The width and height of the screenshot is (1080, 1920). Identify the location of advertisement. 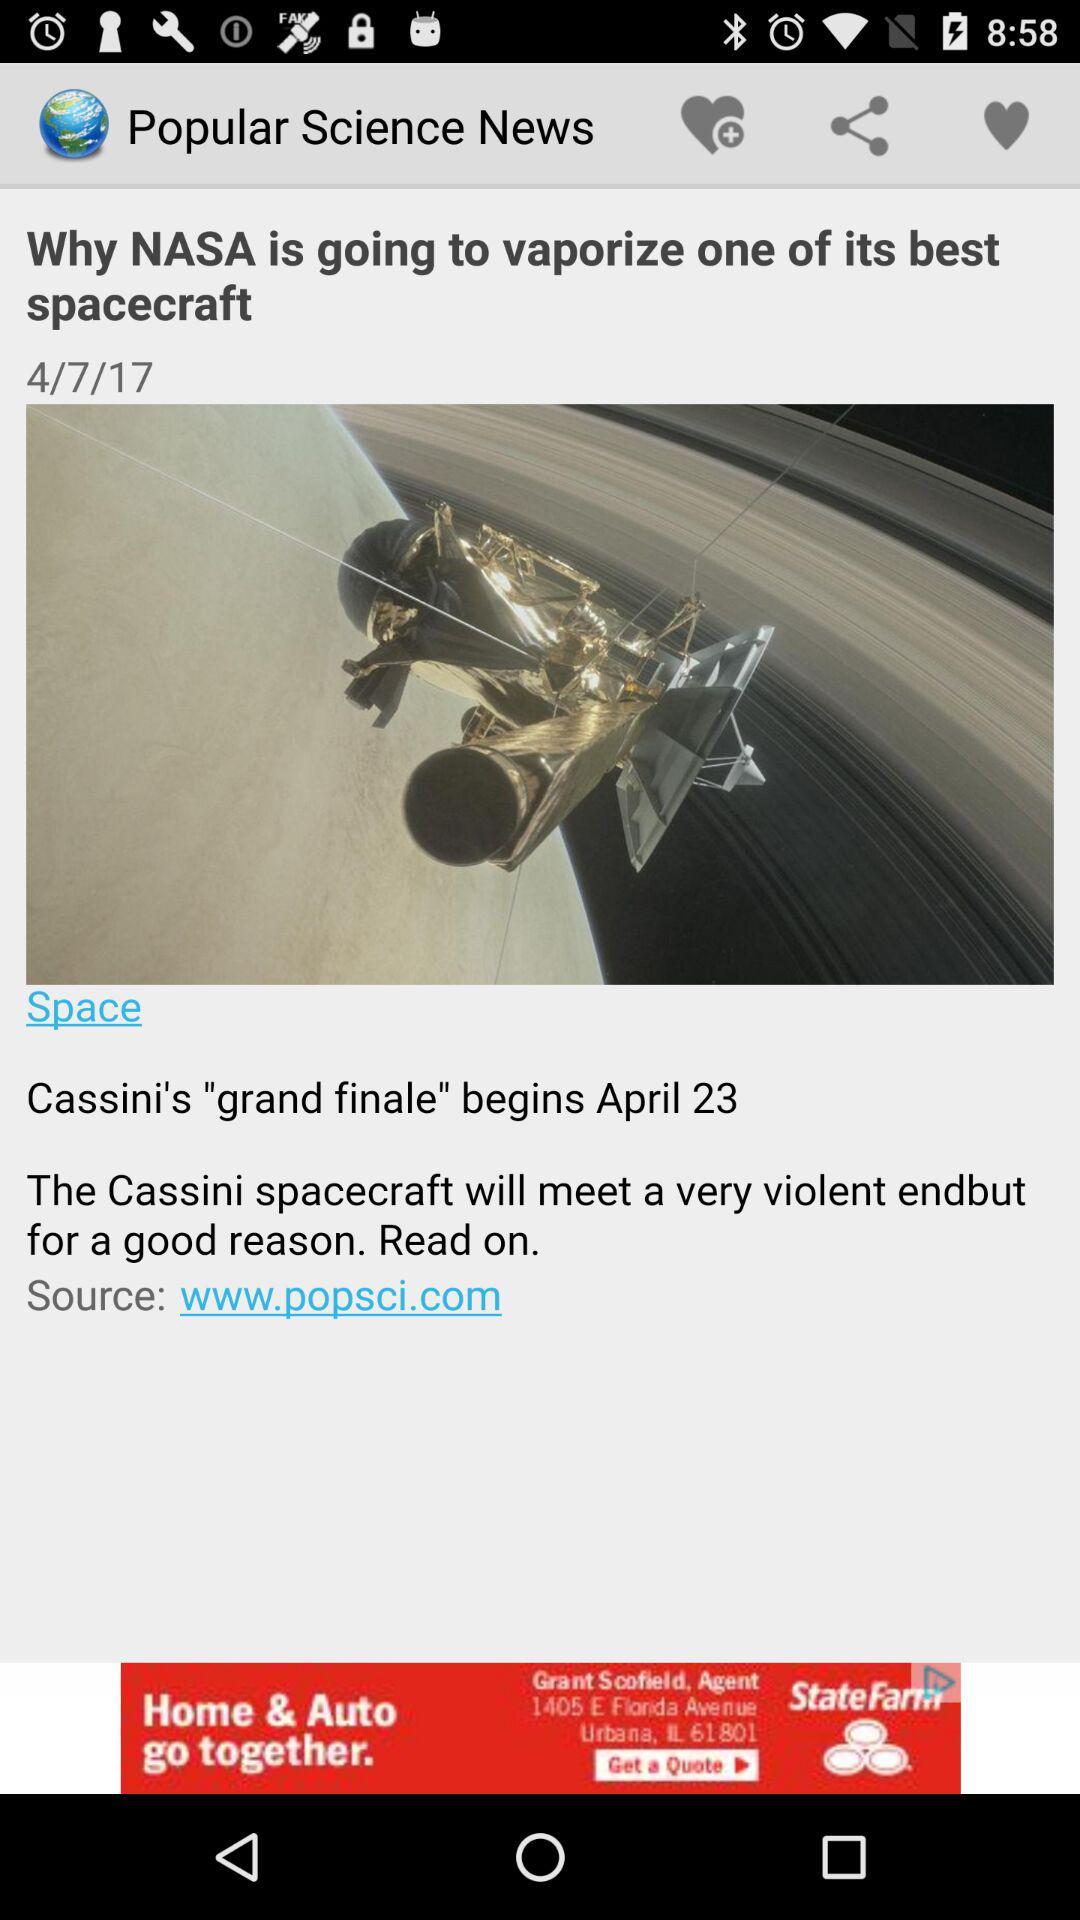
(540, 1727).